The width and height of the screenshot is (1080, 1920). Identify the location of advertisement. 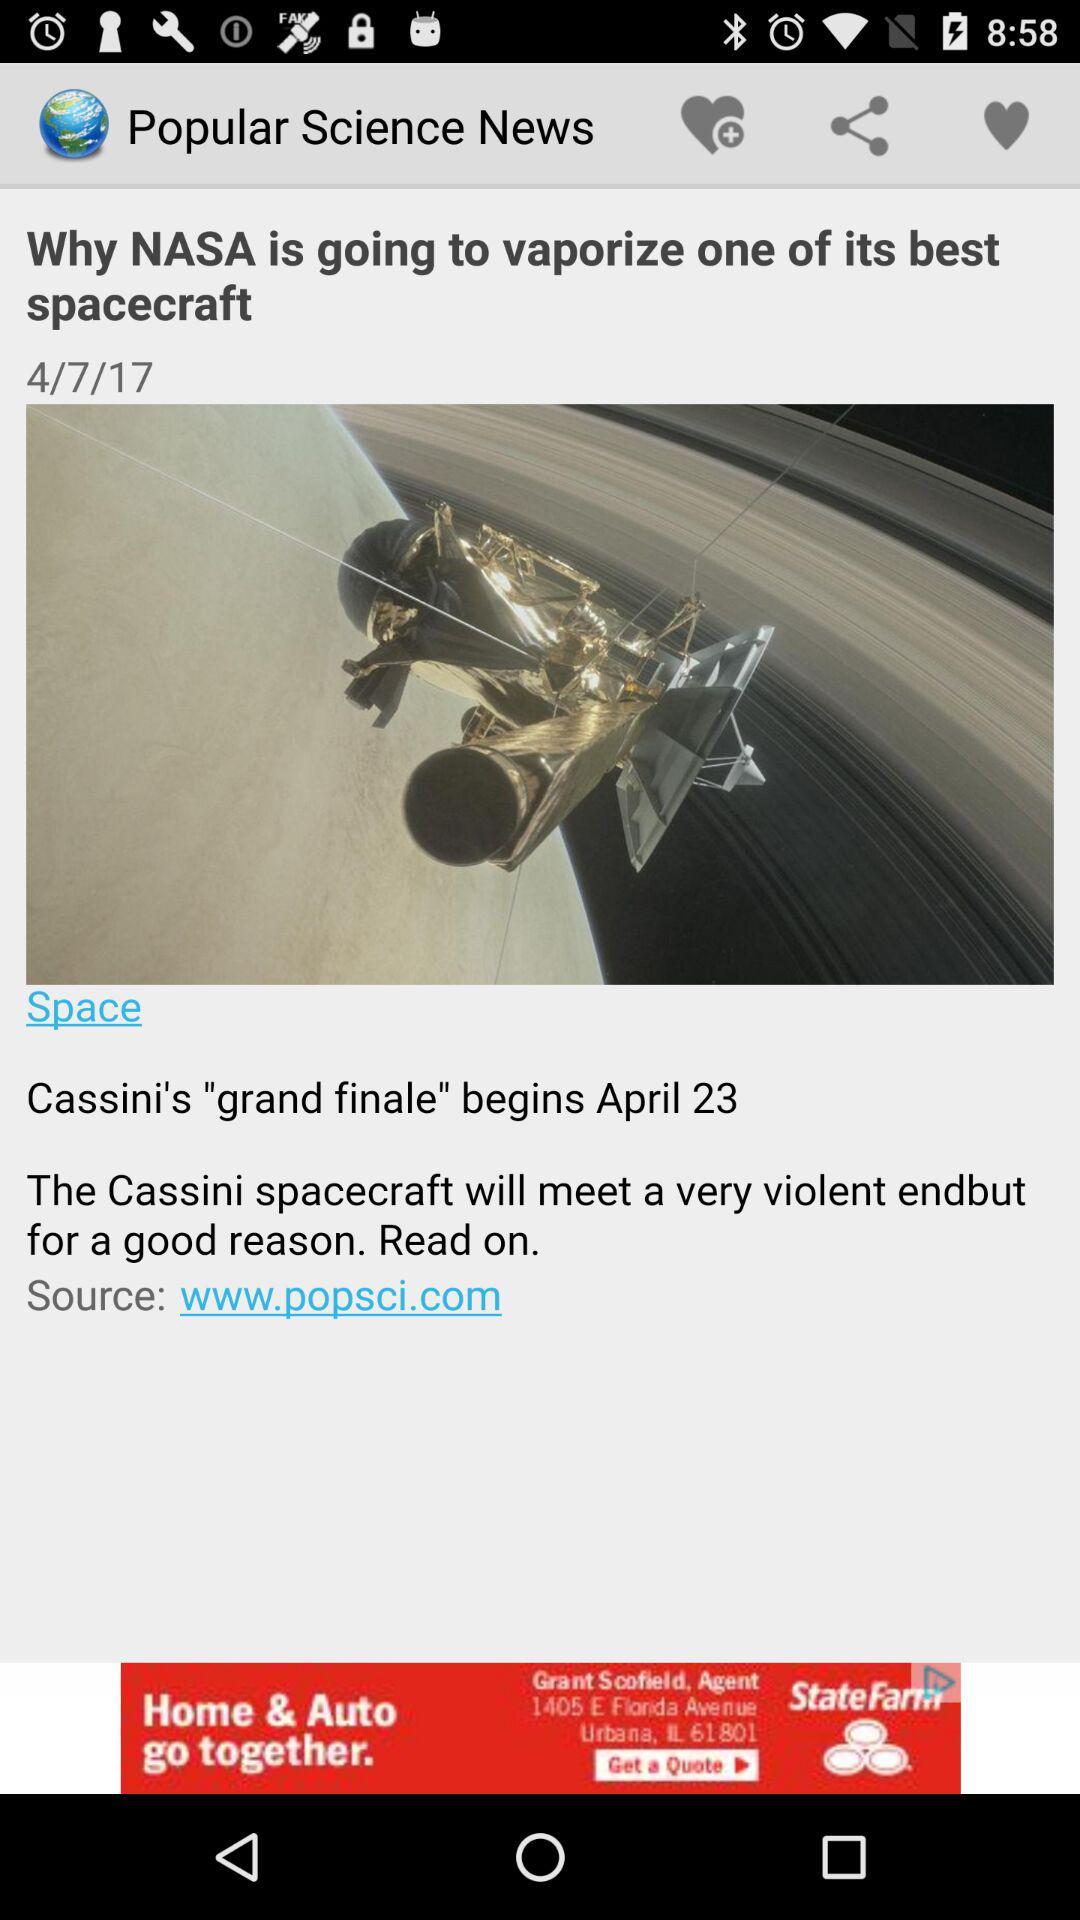
(540, 1727).